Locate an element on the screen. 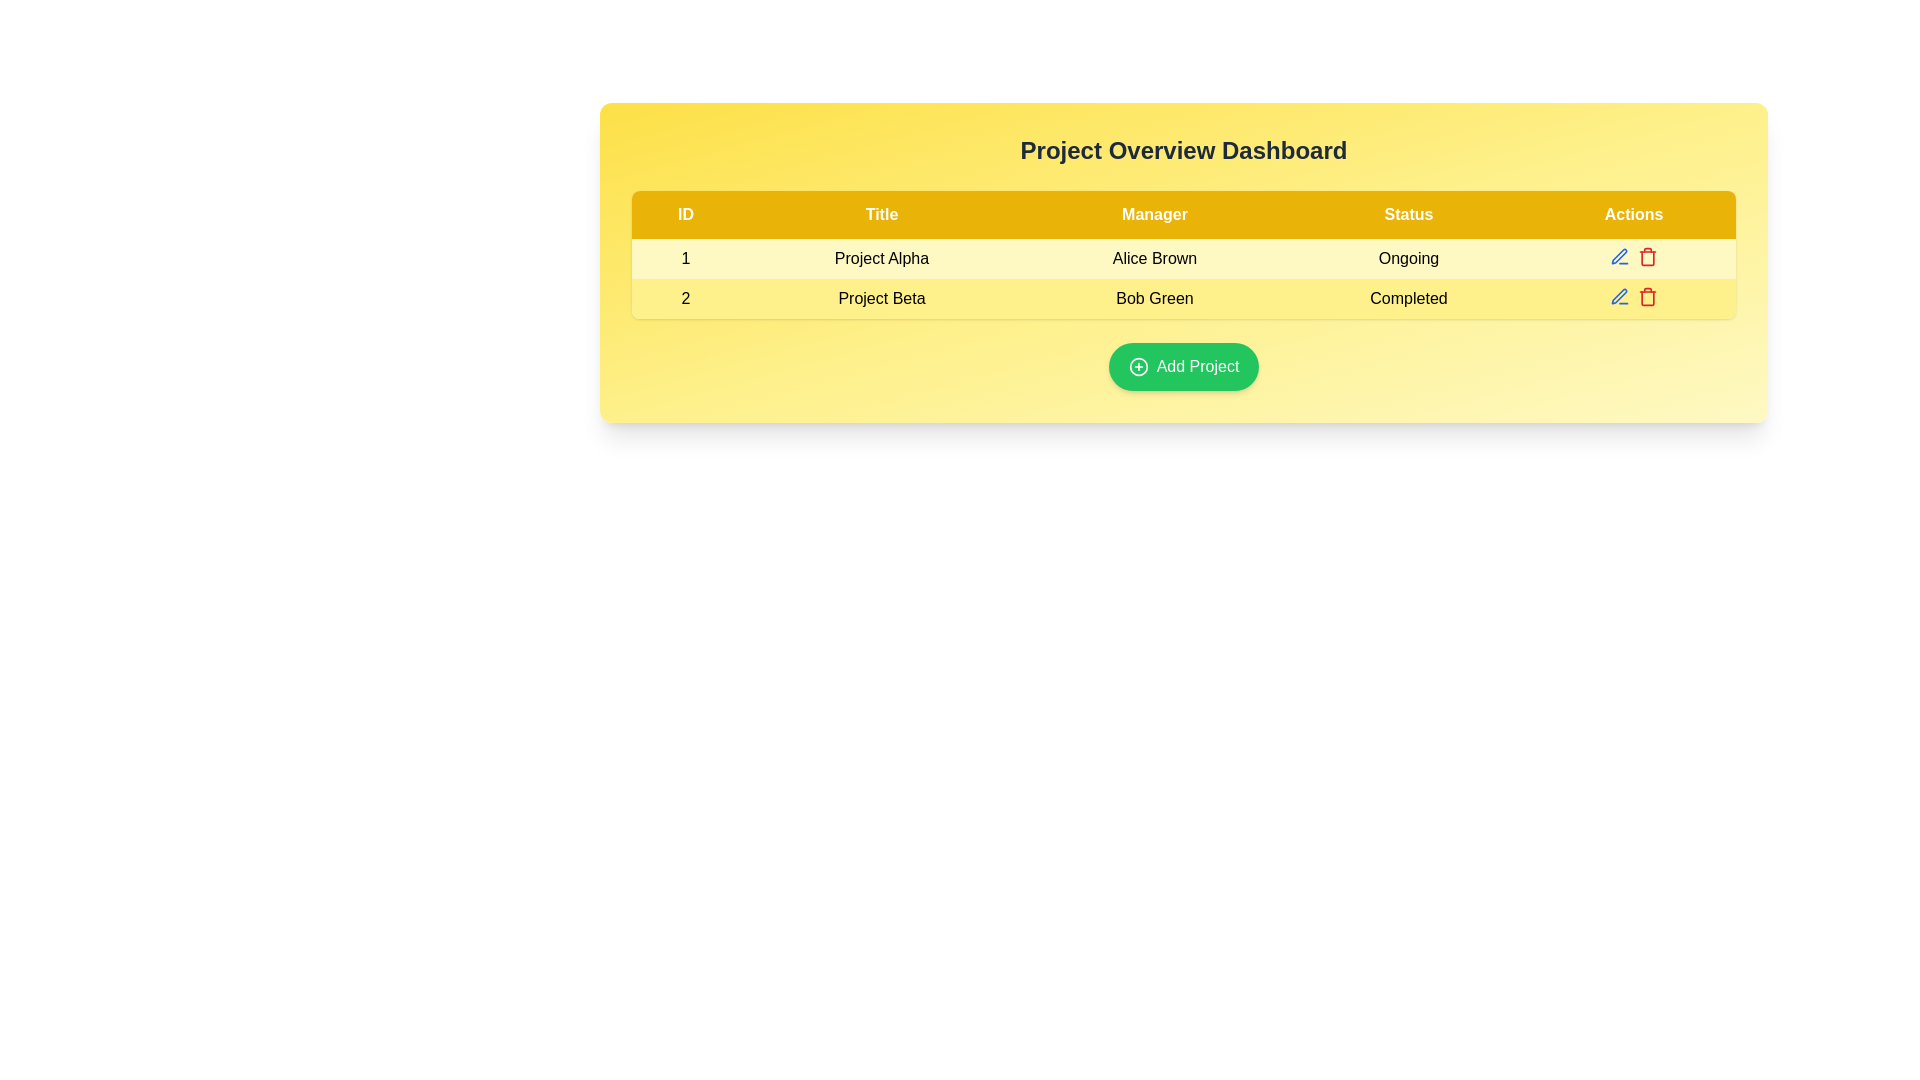 Image resolution: width=1920 pixels, height=1080 pixels. the edit icon button in the 'Actions' column of the second row of the data table is located at coordinates (1620, 297).